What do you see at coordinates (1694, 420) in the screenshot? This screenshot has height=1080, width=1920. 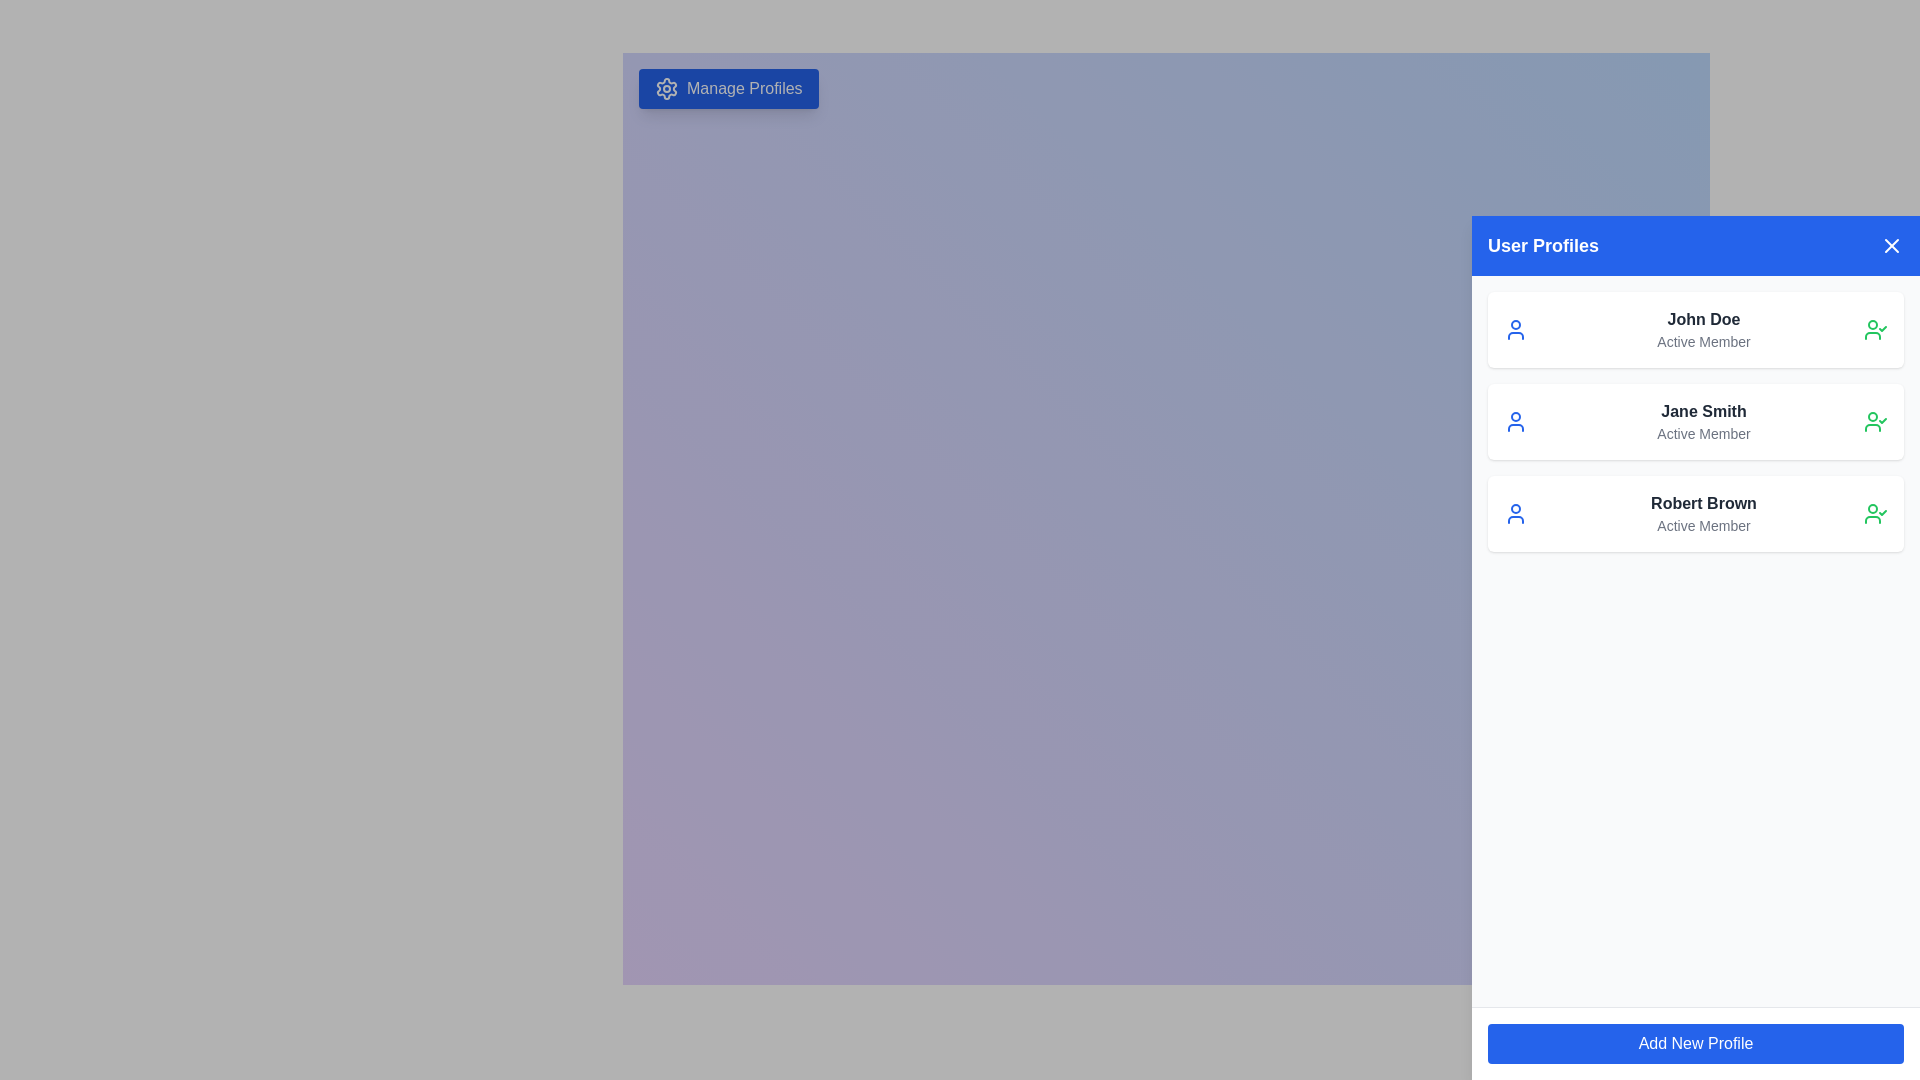 I see `the second profile card for 'Jane Smith' in the 'User Profiles' panel` at bounding box center [1694, 420].